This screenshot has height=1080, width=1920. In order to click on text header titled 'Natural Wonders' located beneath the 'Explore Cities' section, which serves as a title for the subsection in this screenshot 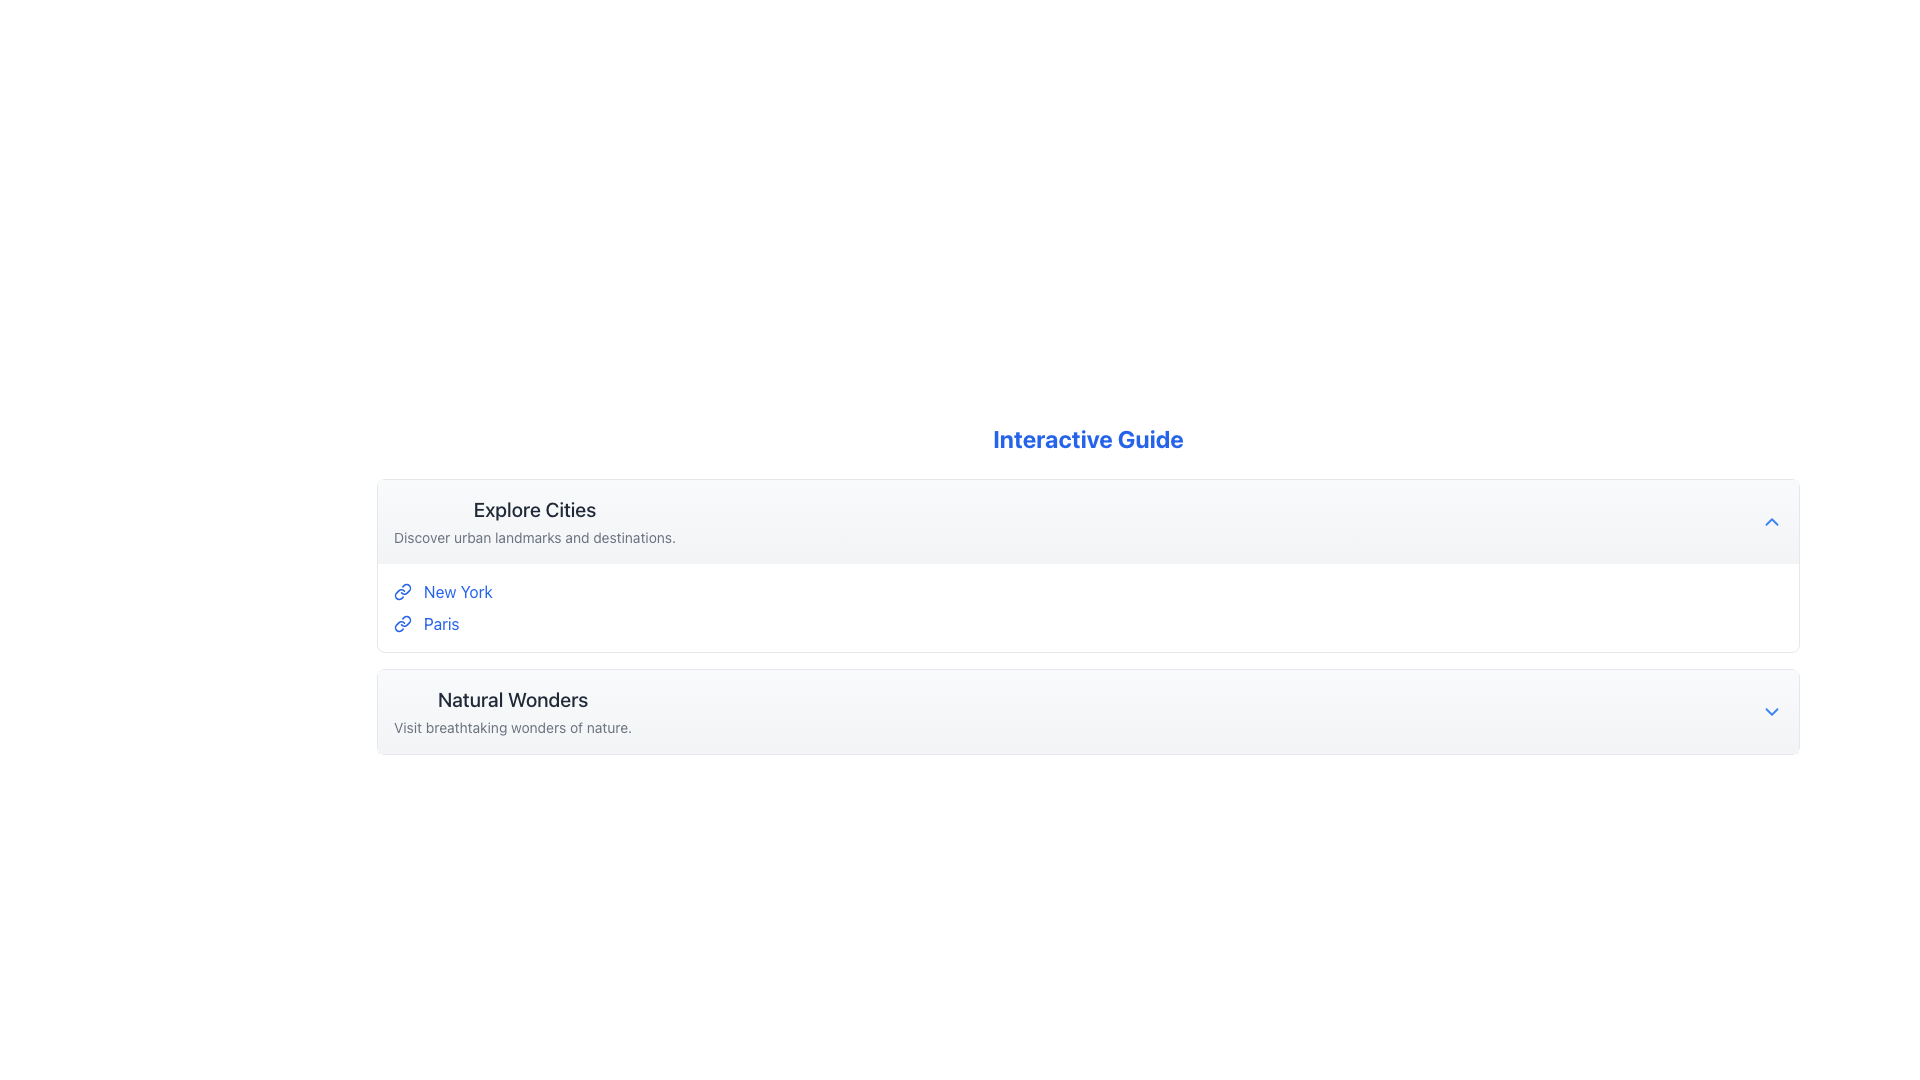, I will do `click(513, 698)`.